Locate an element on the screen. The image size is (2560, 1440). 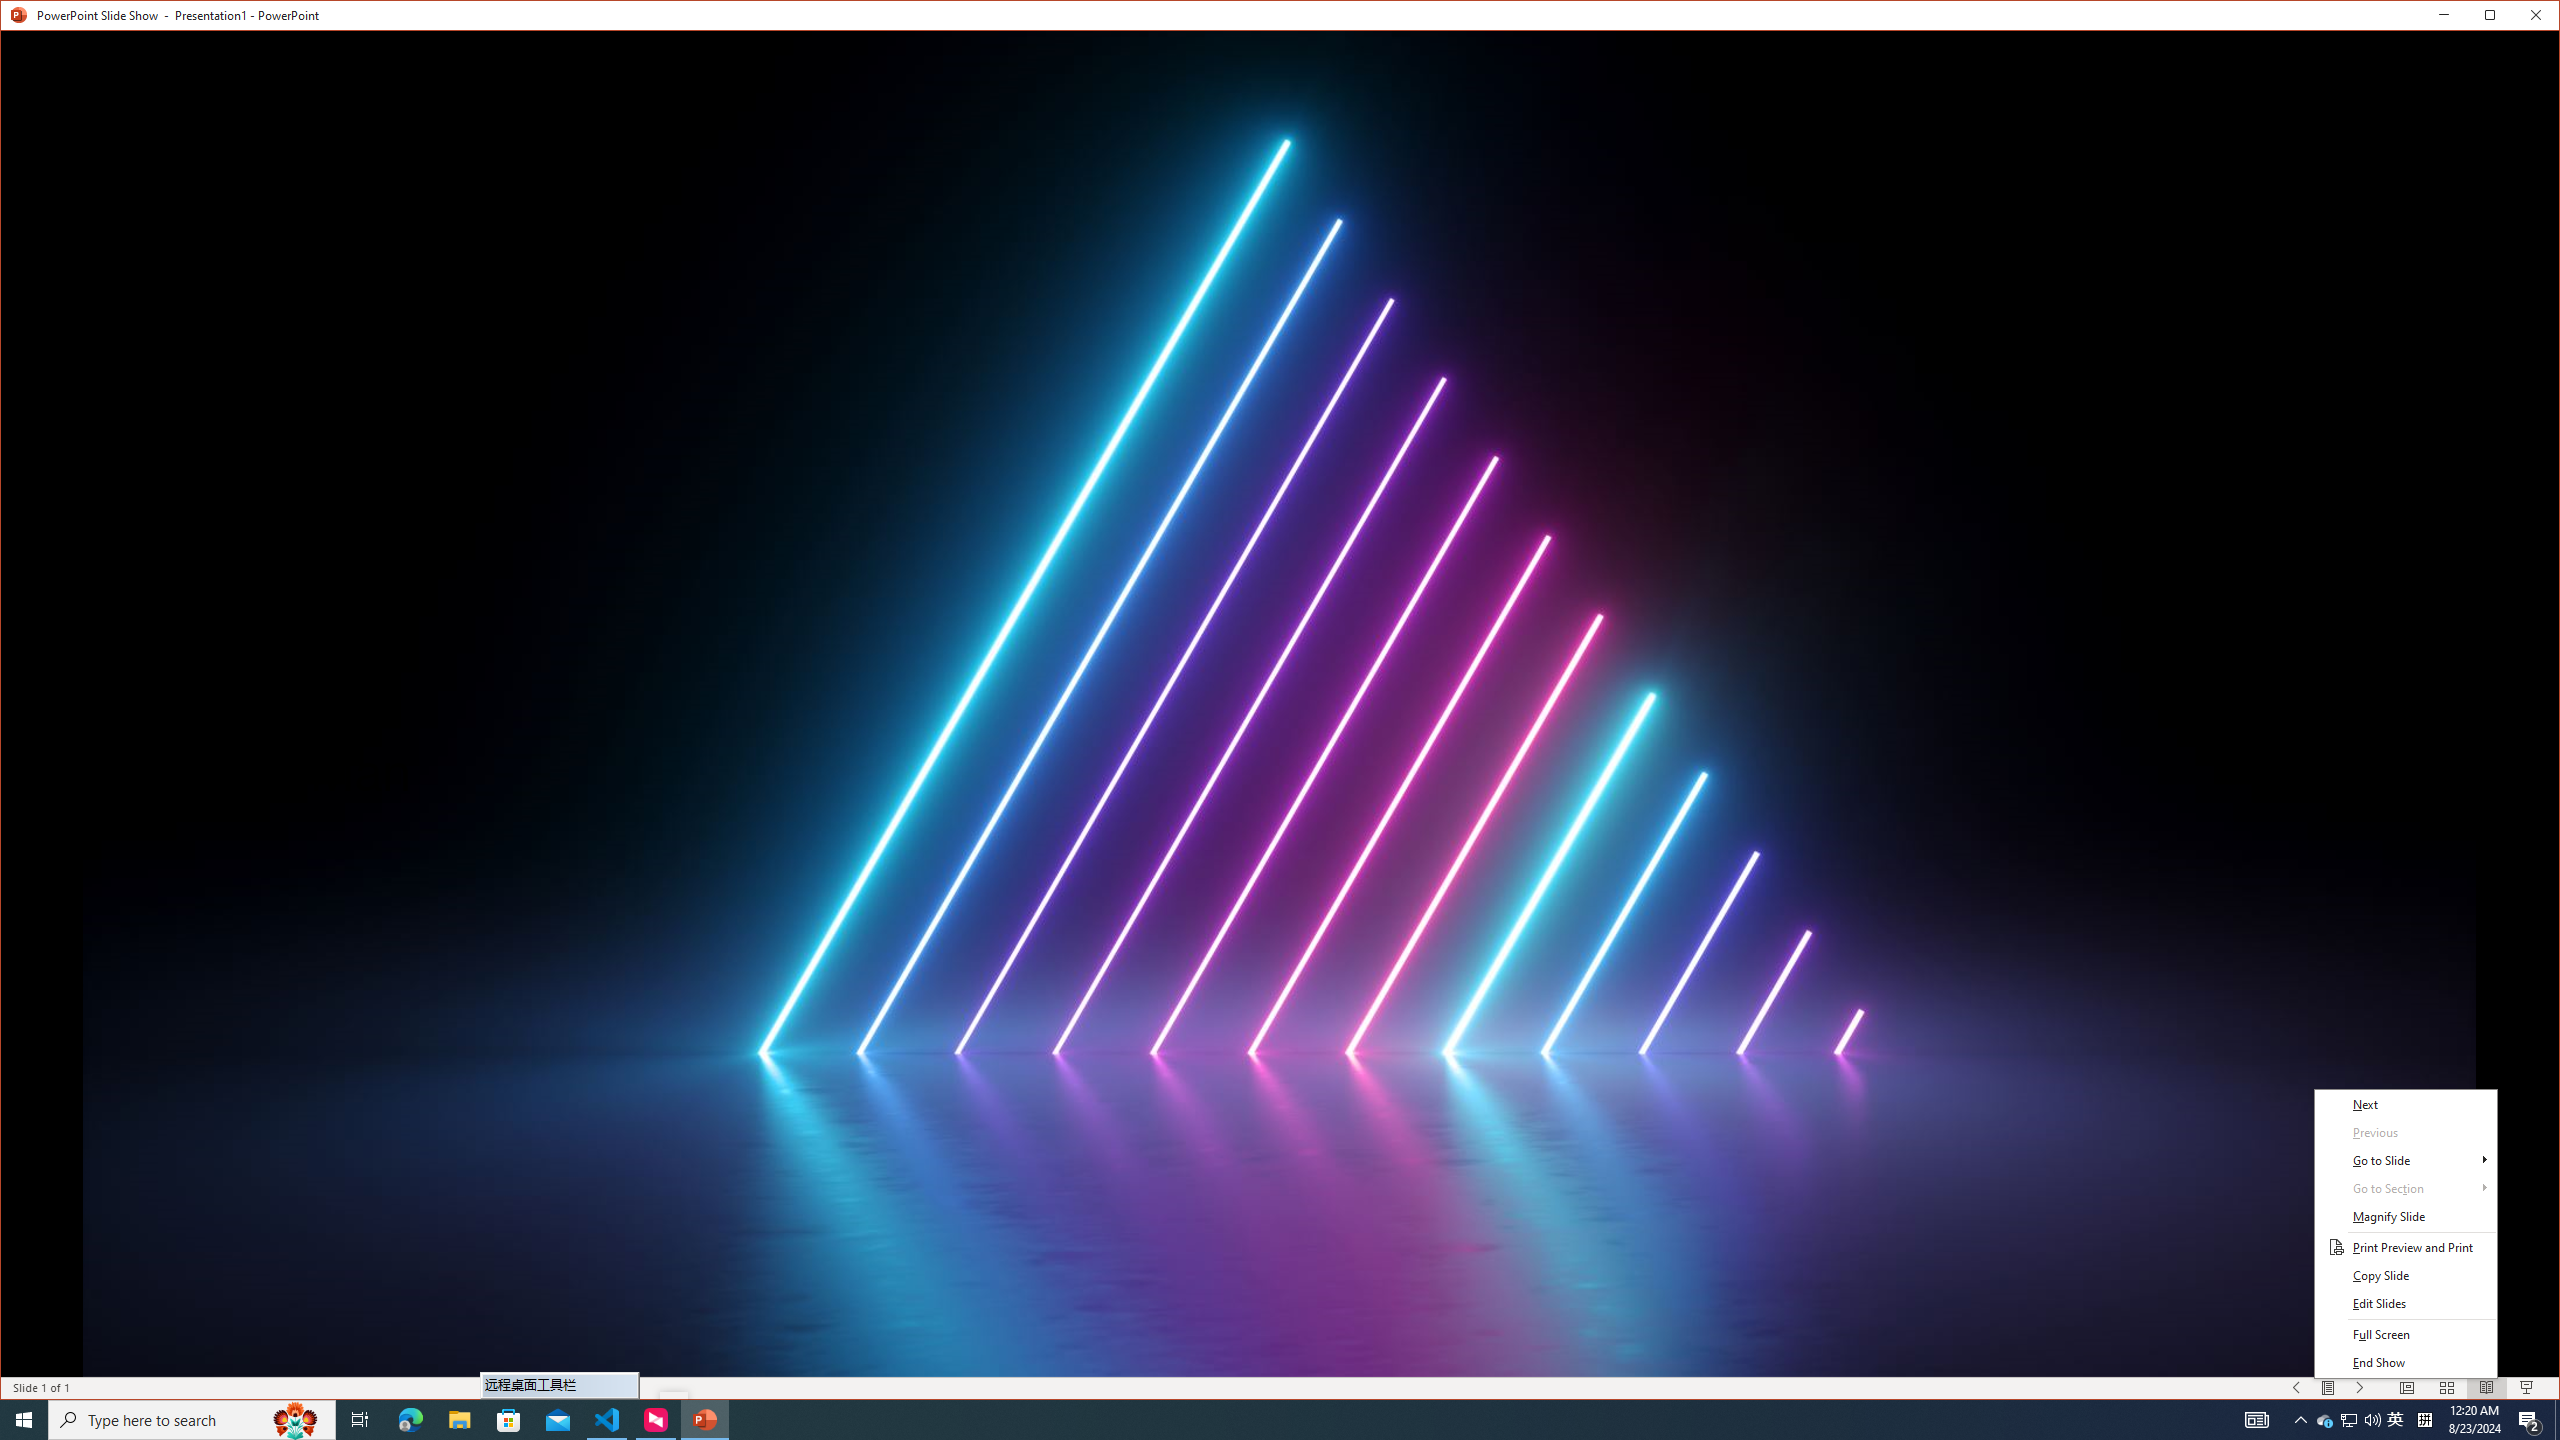
'Full Screen' is located at coordinates (2405, 1333).